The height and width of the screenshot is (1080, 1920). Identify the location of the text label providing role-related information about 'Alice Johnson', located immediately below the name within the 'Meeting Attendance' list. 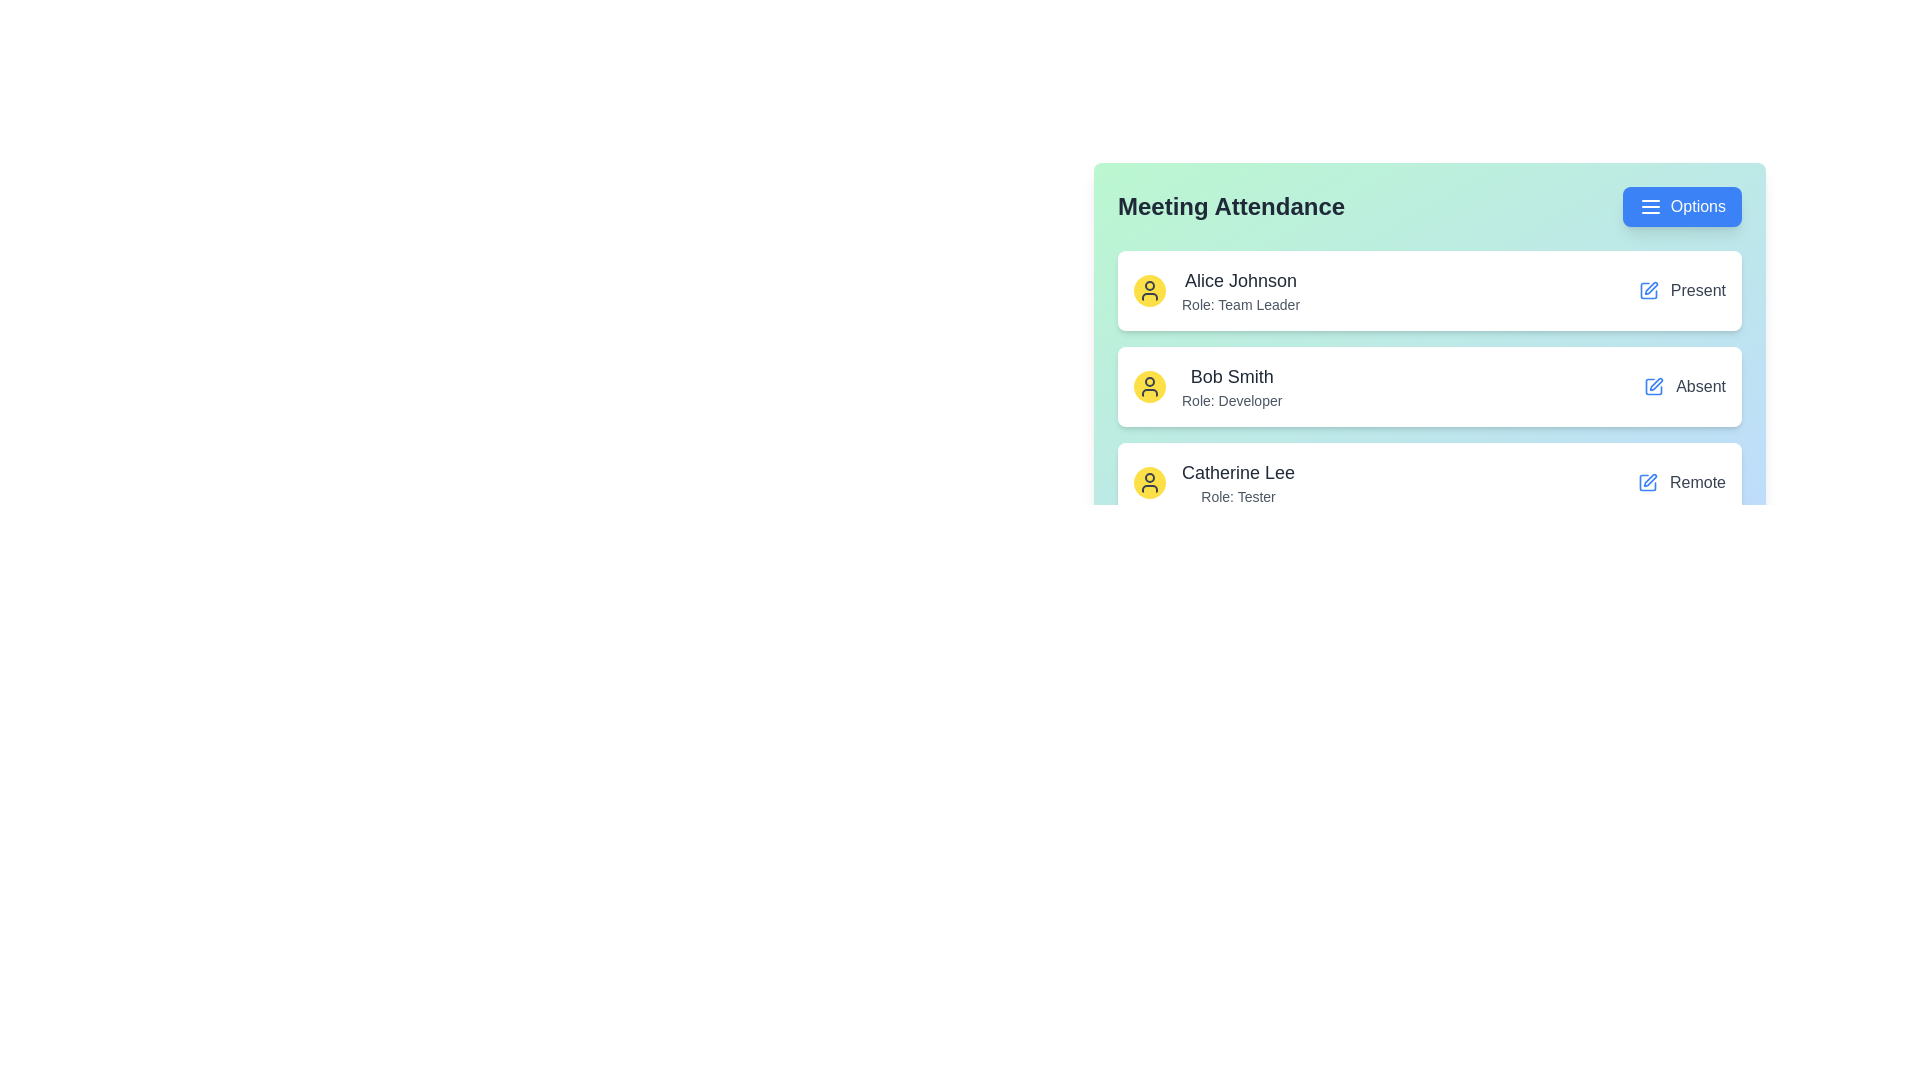
(1240, 304).